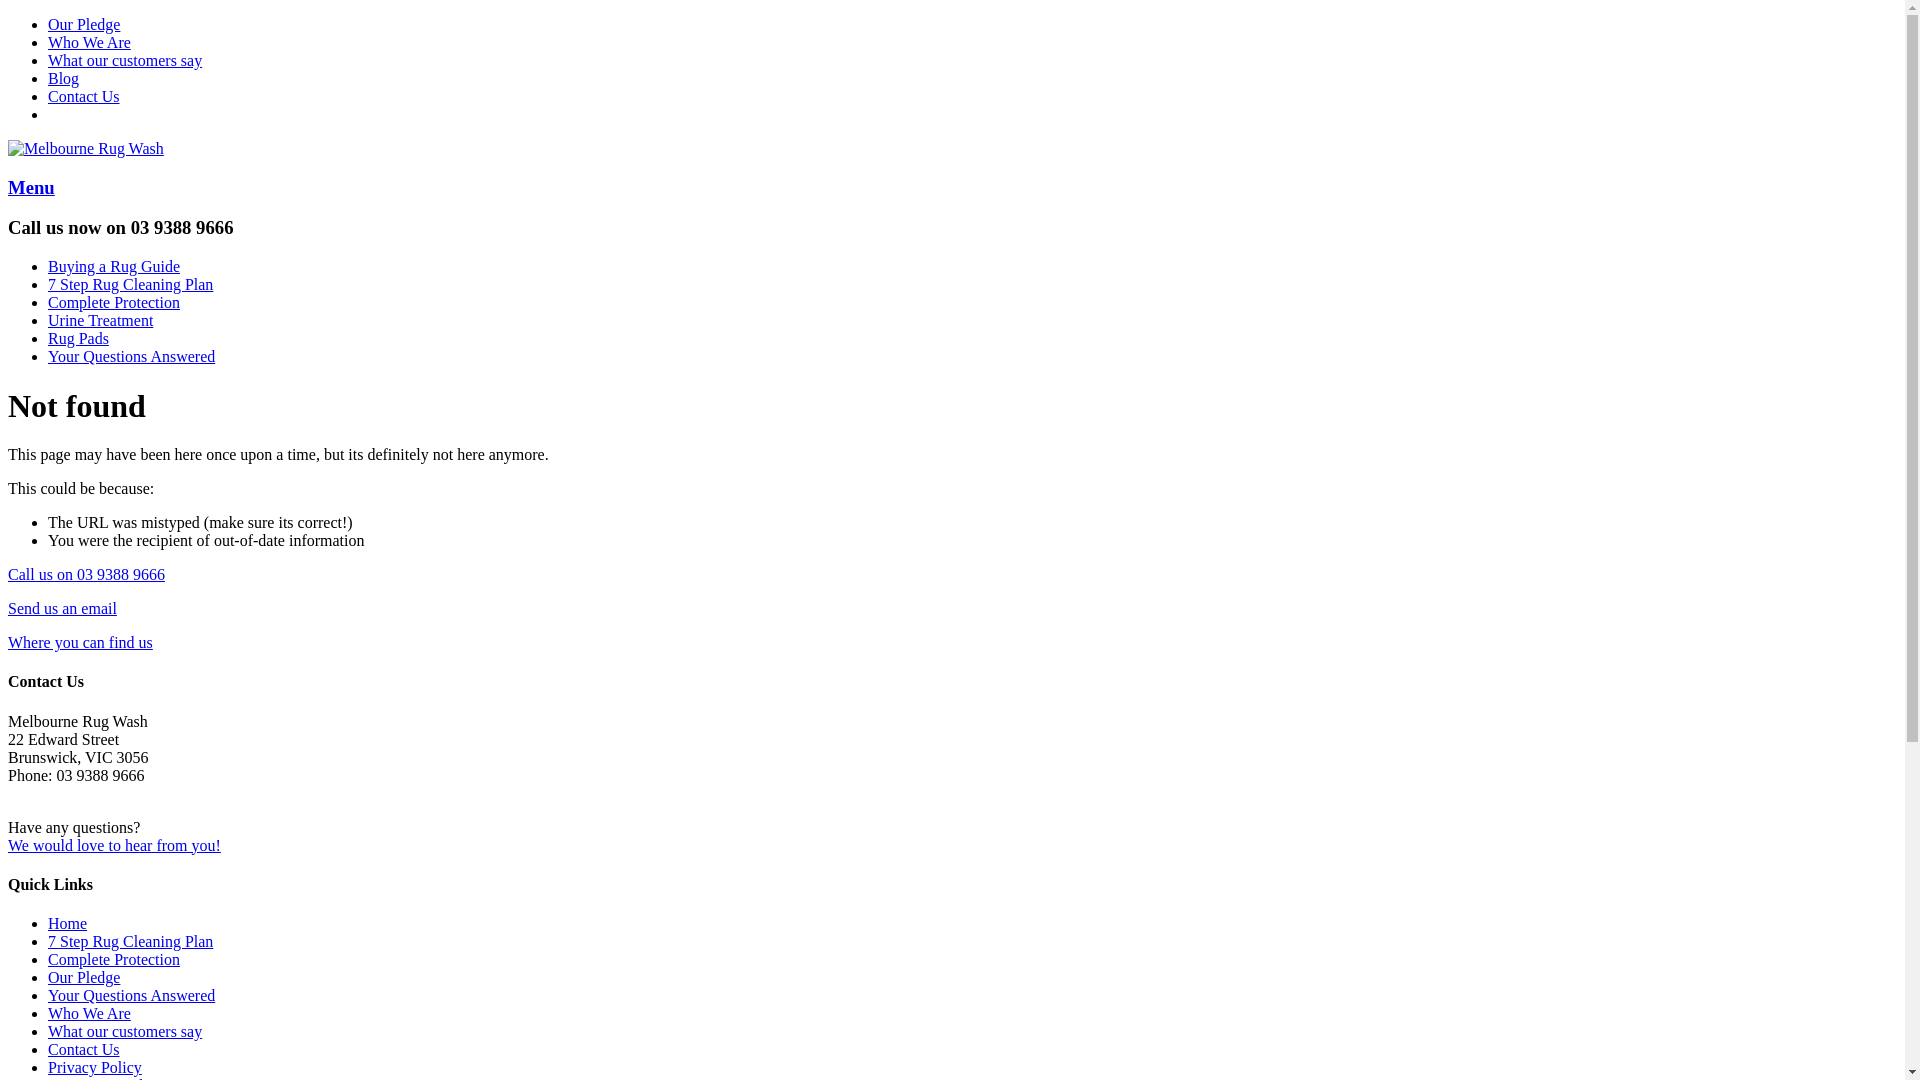 This screenshot has width=1920, height=1080. What do you see at coordinates (94, 1066) in the screenshot?
I see `'Privacy Policy'` at bounding box center [94, 1066].